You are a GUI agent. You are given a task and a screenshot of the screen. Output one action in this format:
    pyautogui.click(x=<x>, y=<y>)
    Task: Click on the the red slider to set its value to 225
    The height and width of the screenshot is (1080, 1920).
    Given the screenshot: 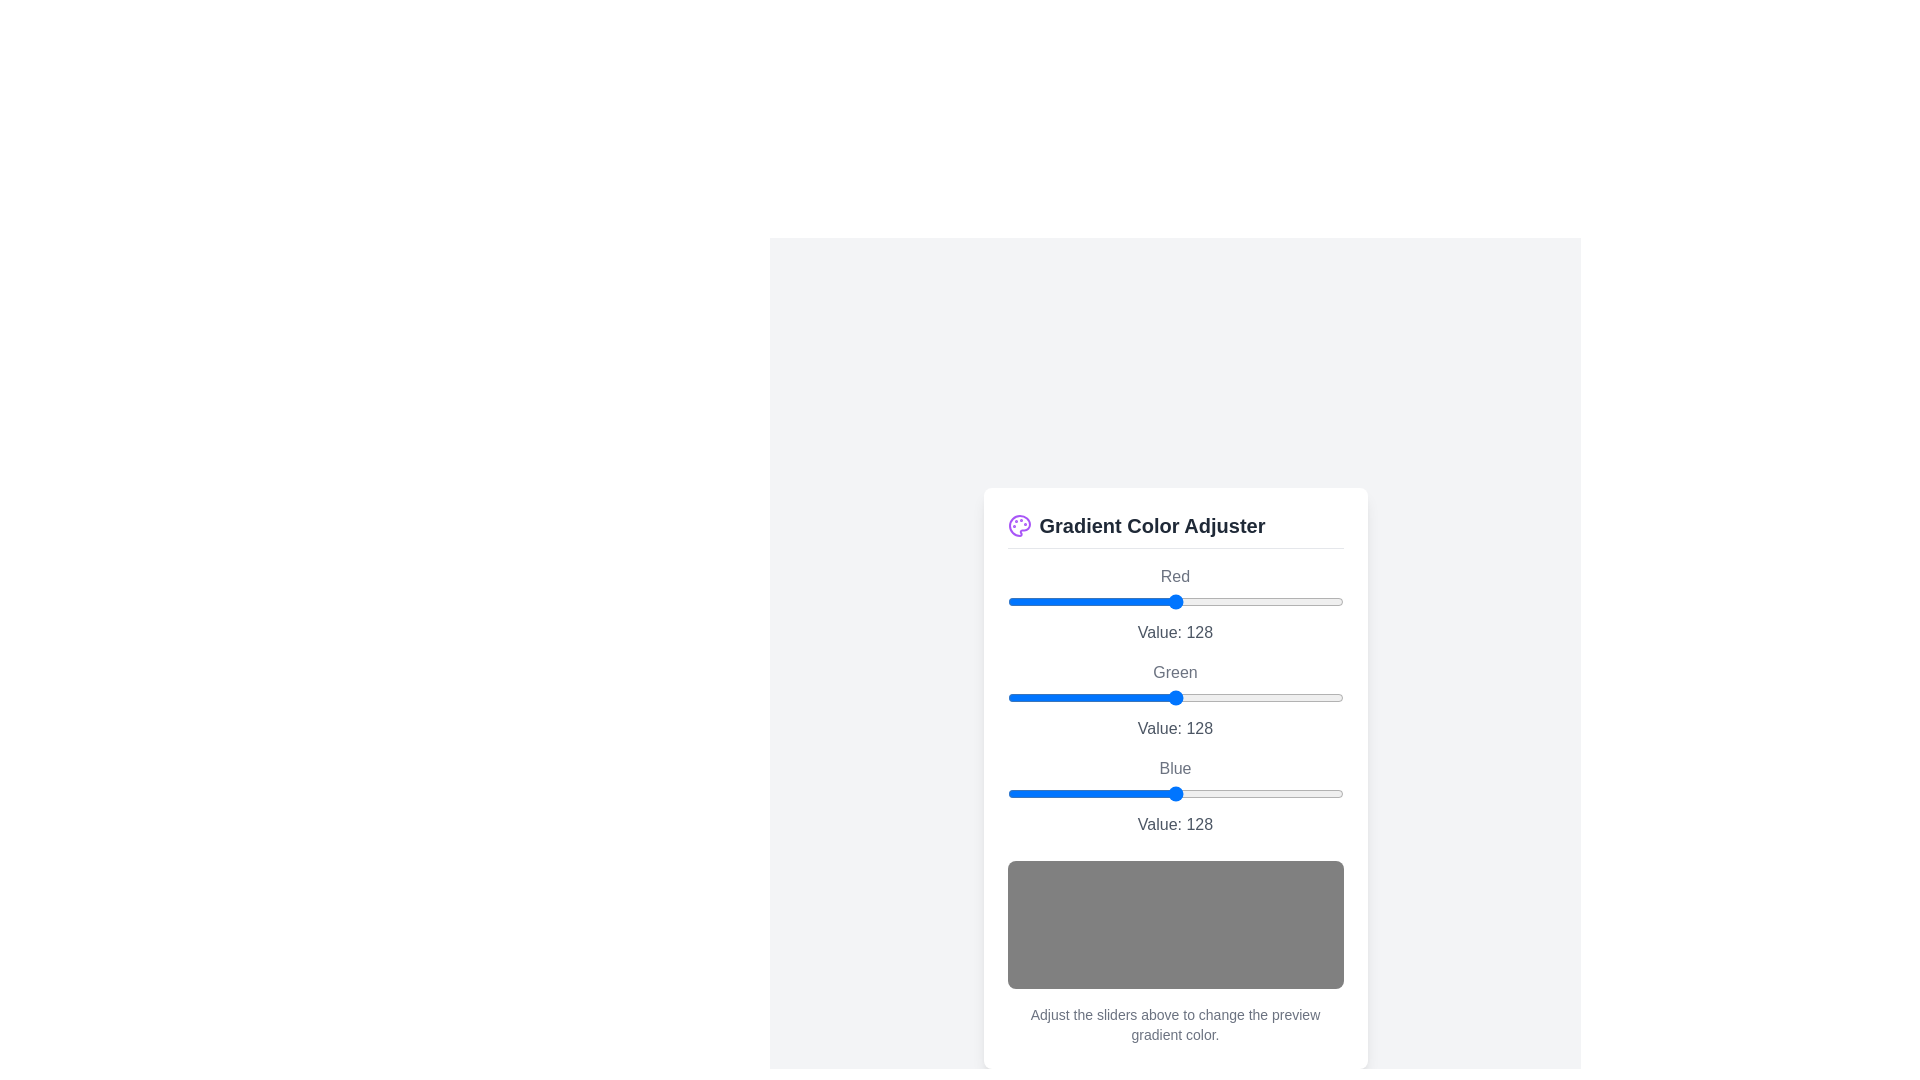 What is the action you would take?
    pyautogui.click(x=1304, y=600)
    